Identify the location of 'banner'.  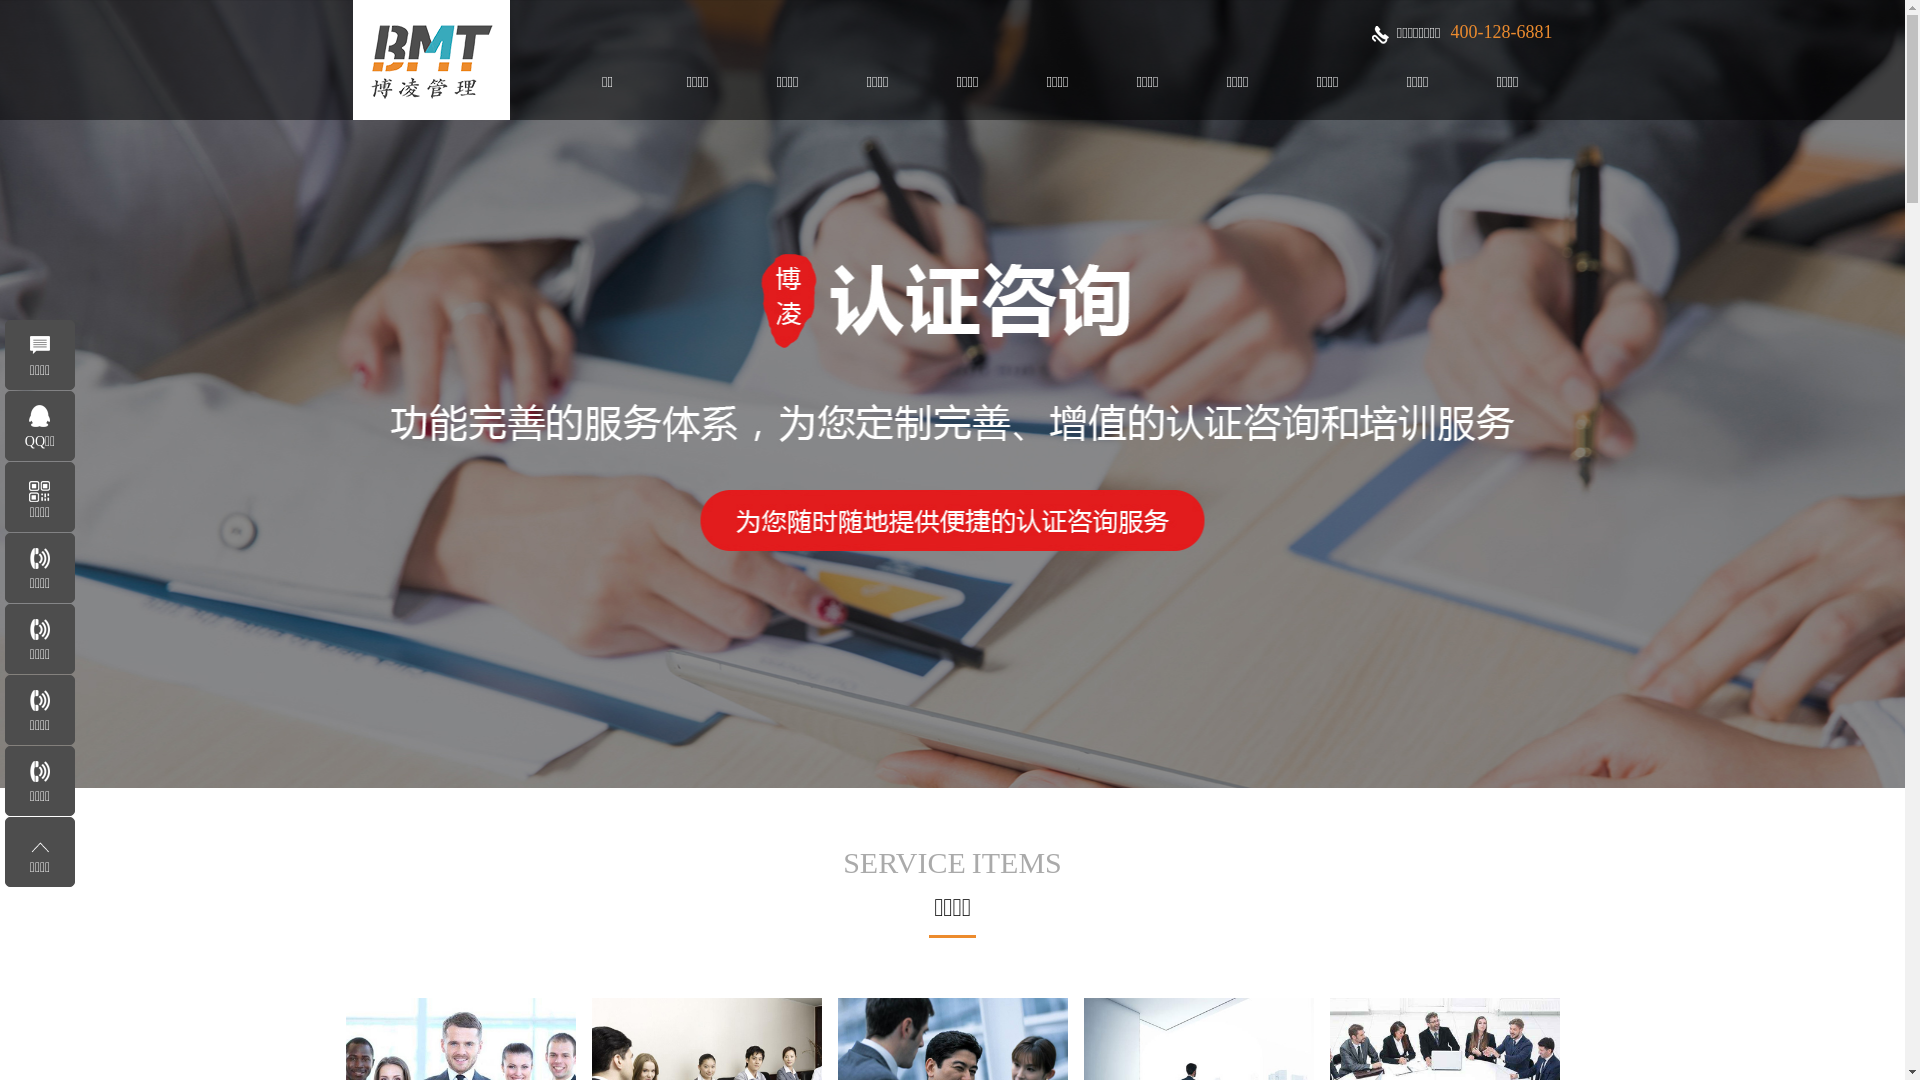
(951, 393).